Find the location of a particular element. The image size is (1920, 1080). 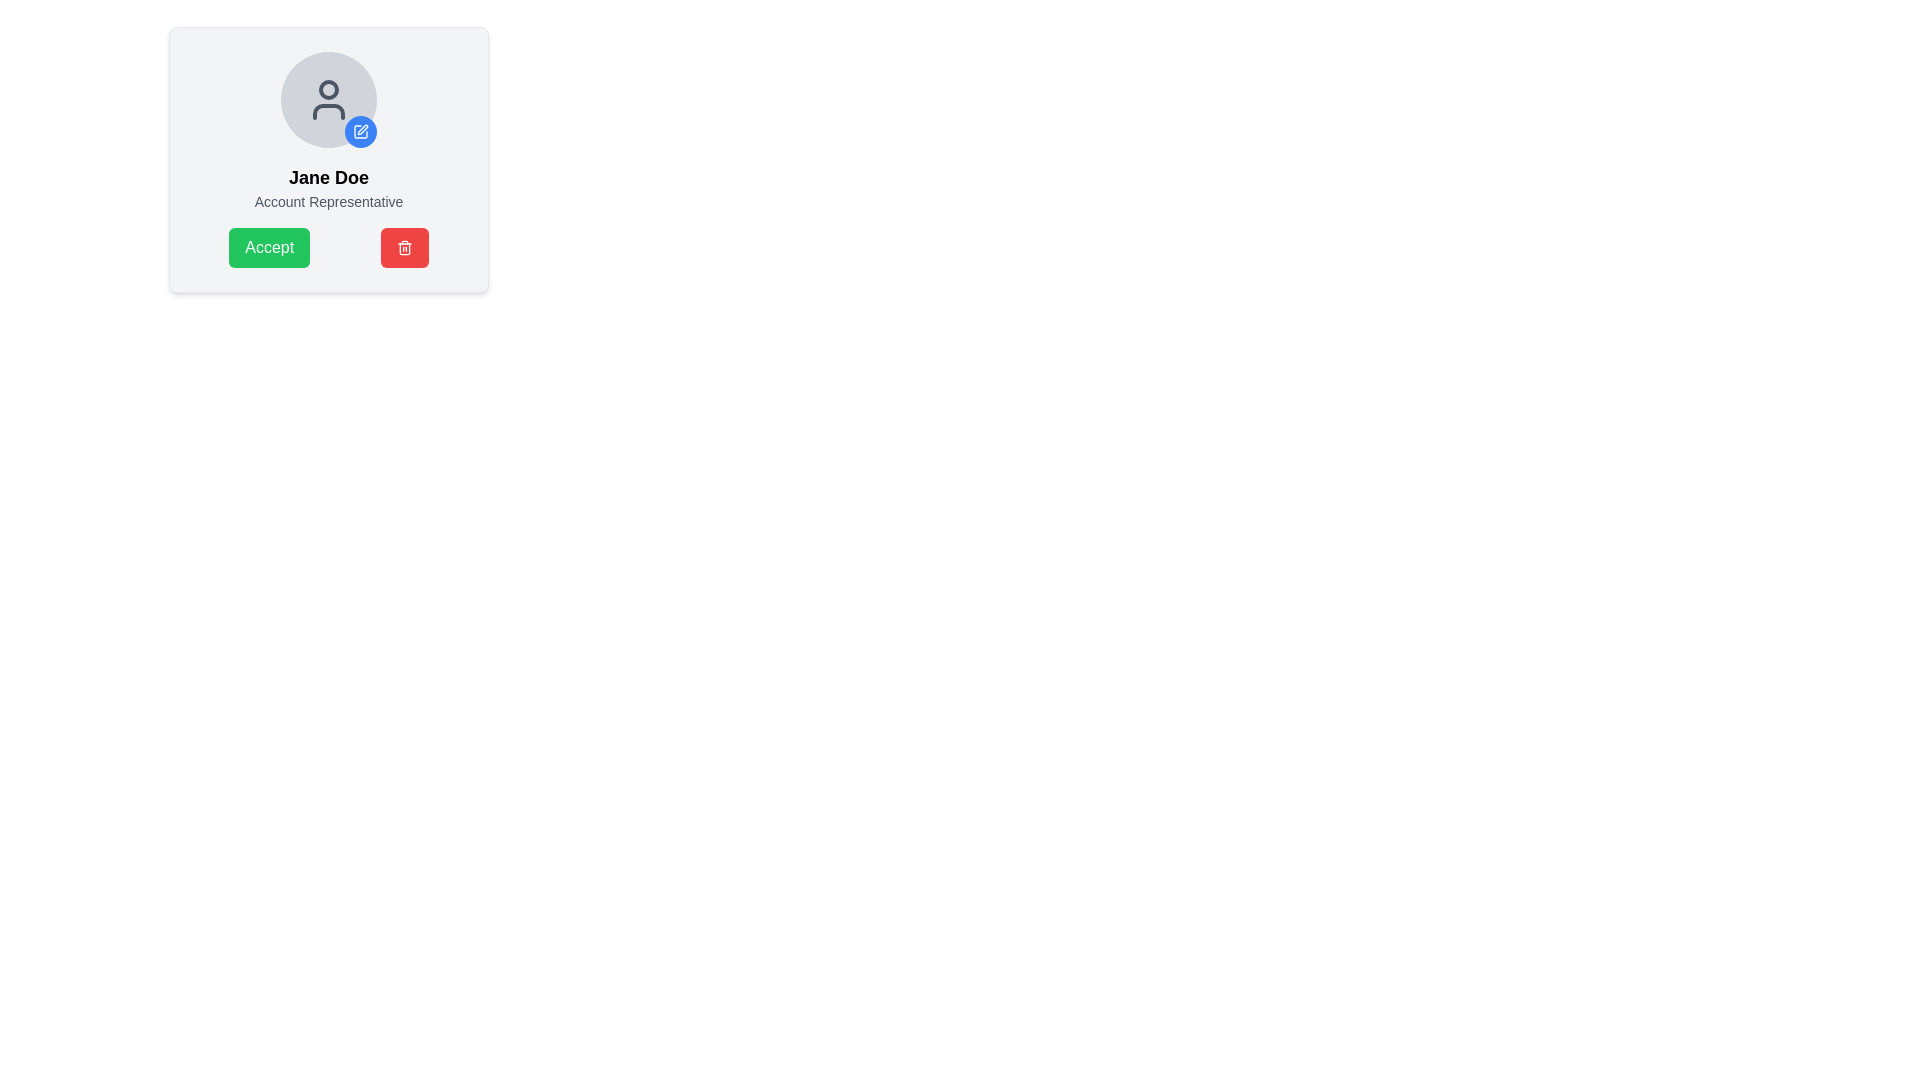

the user avatar icon representing 'Jane Doe' located at the top of the profile card is located at coordinates (329, 100).